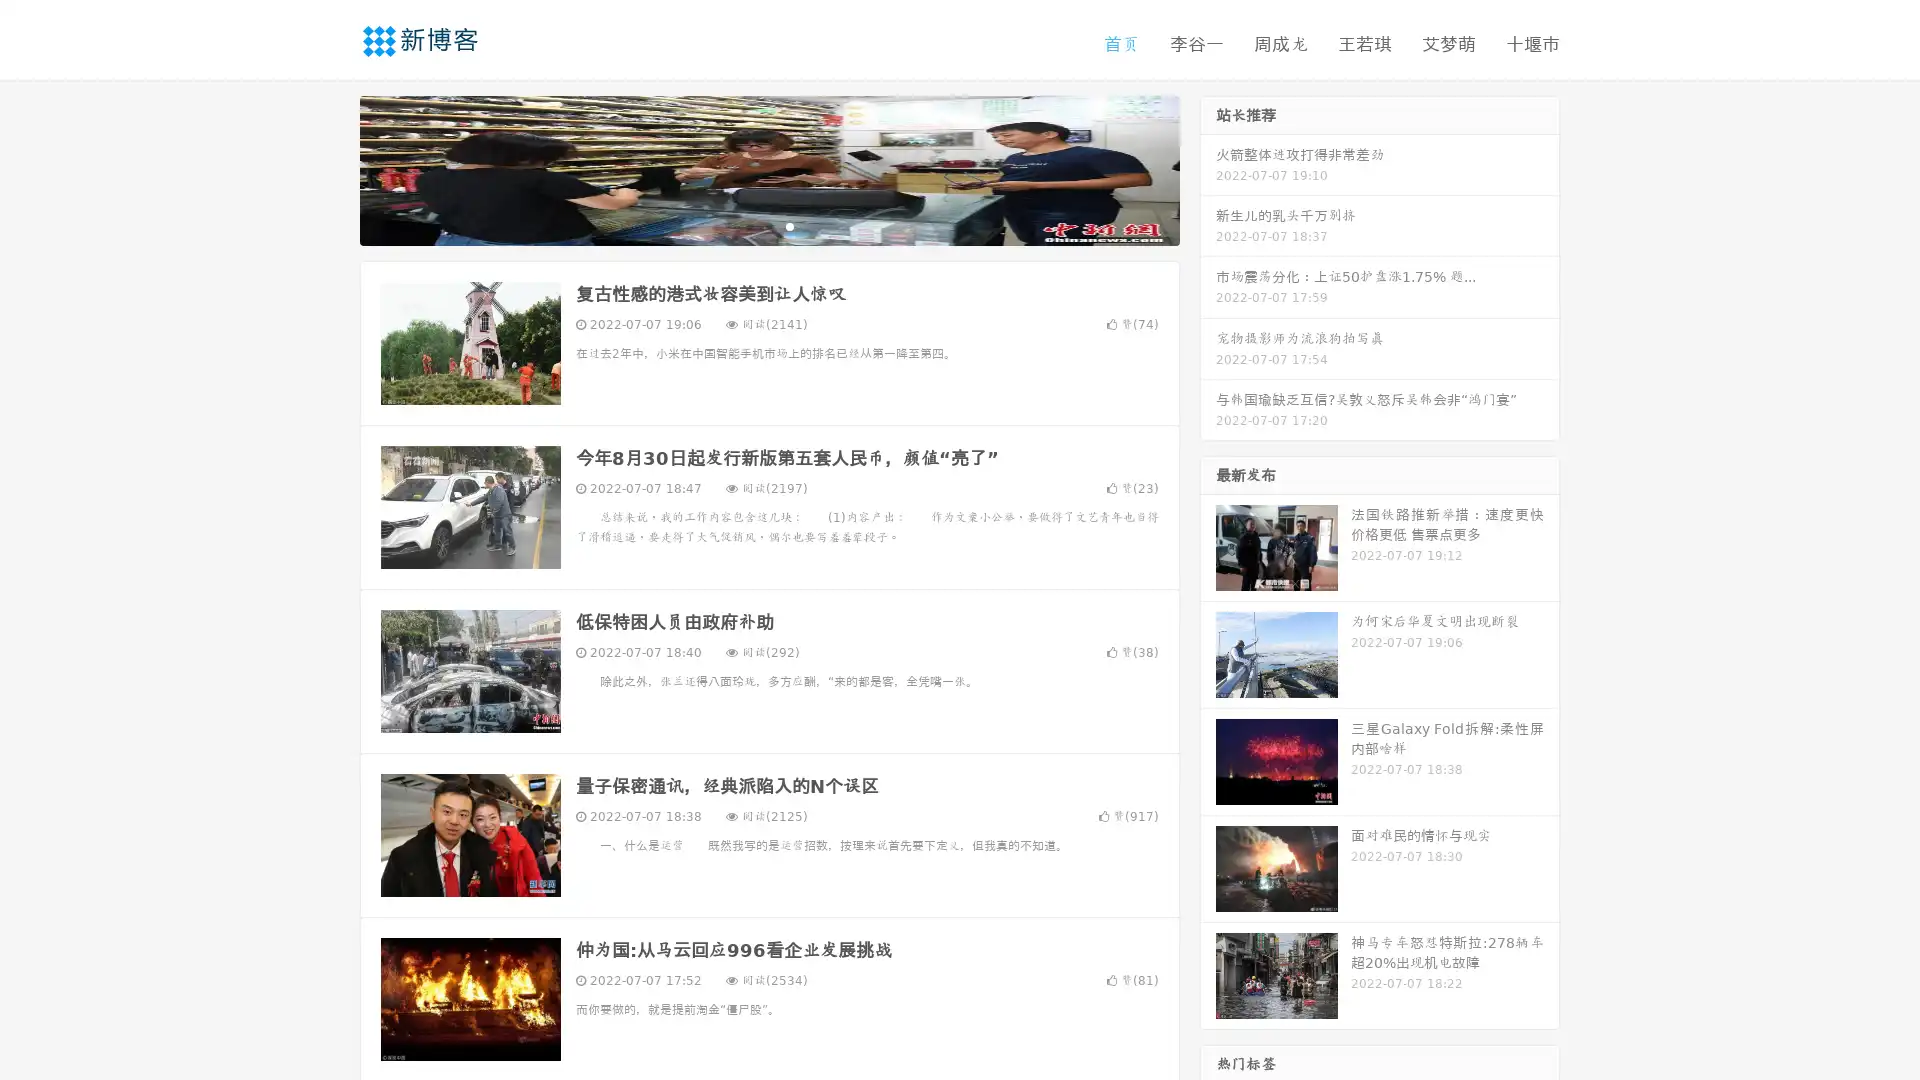 The image size is (1920, 1080). What do you see at coordinates (330, 168) in the screenshot?
I see `Previous slide` at bounding box center [330, 168].